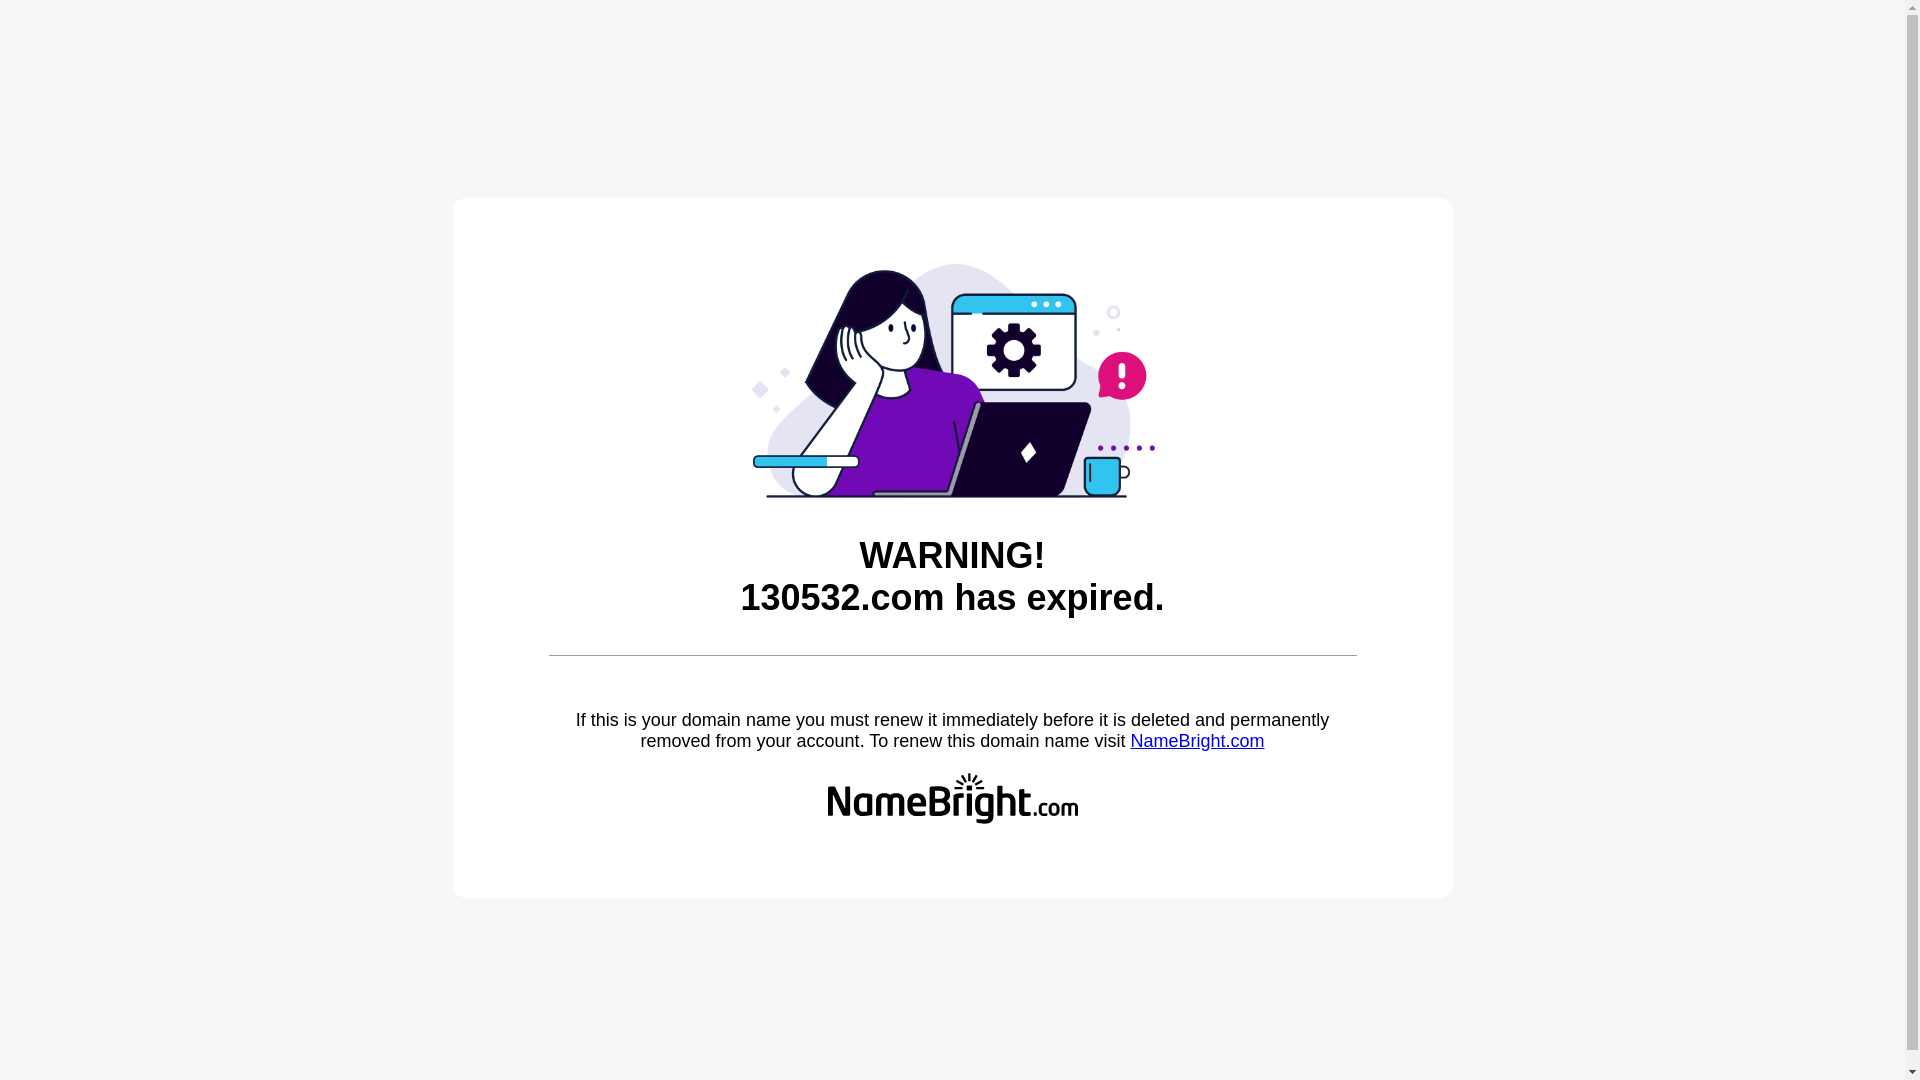 The width and height of the screenshot is (1920, 1080). I want to click on 'NameBright.com', so click(1129, 740).